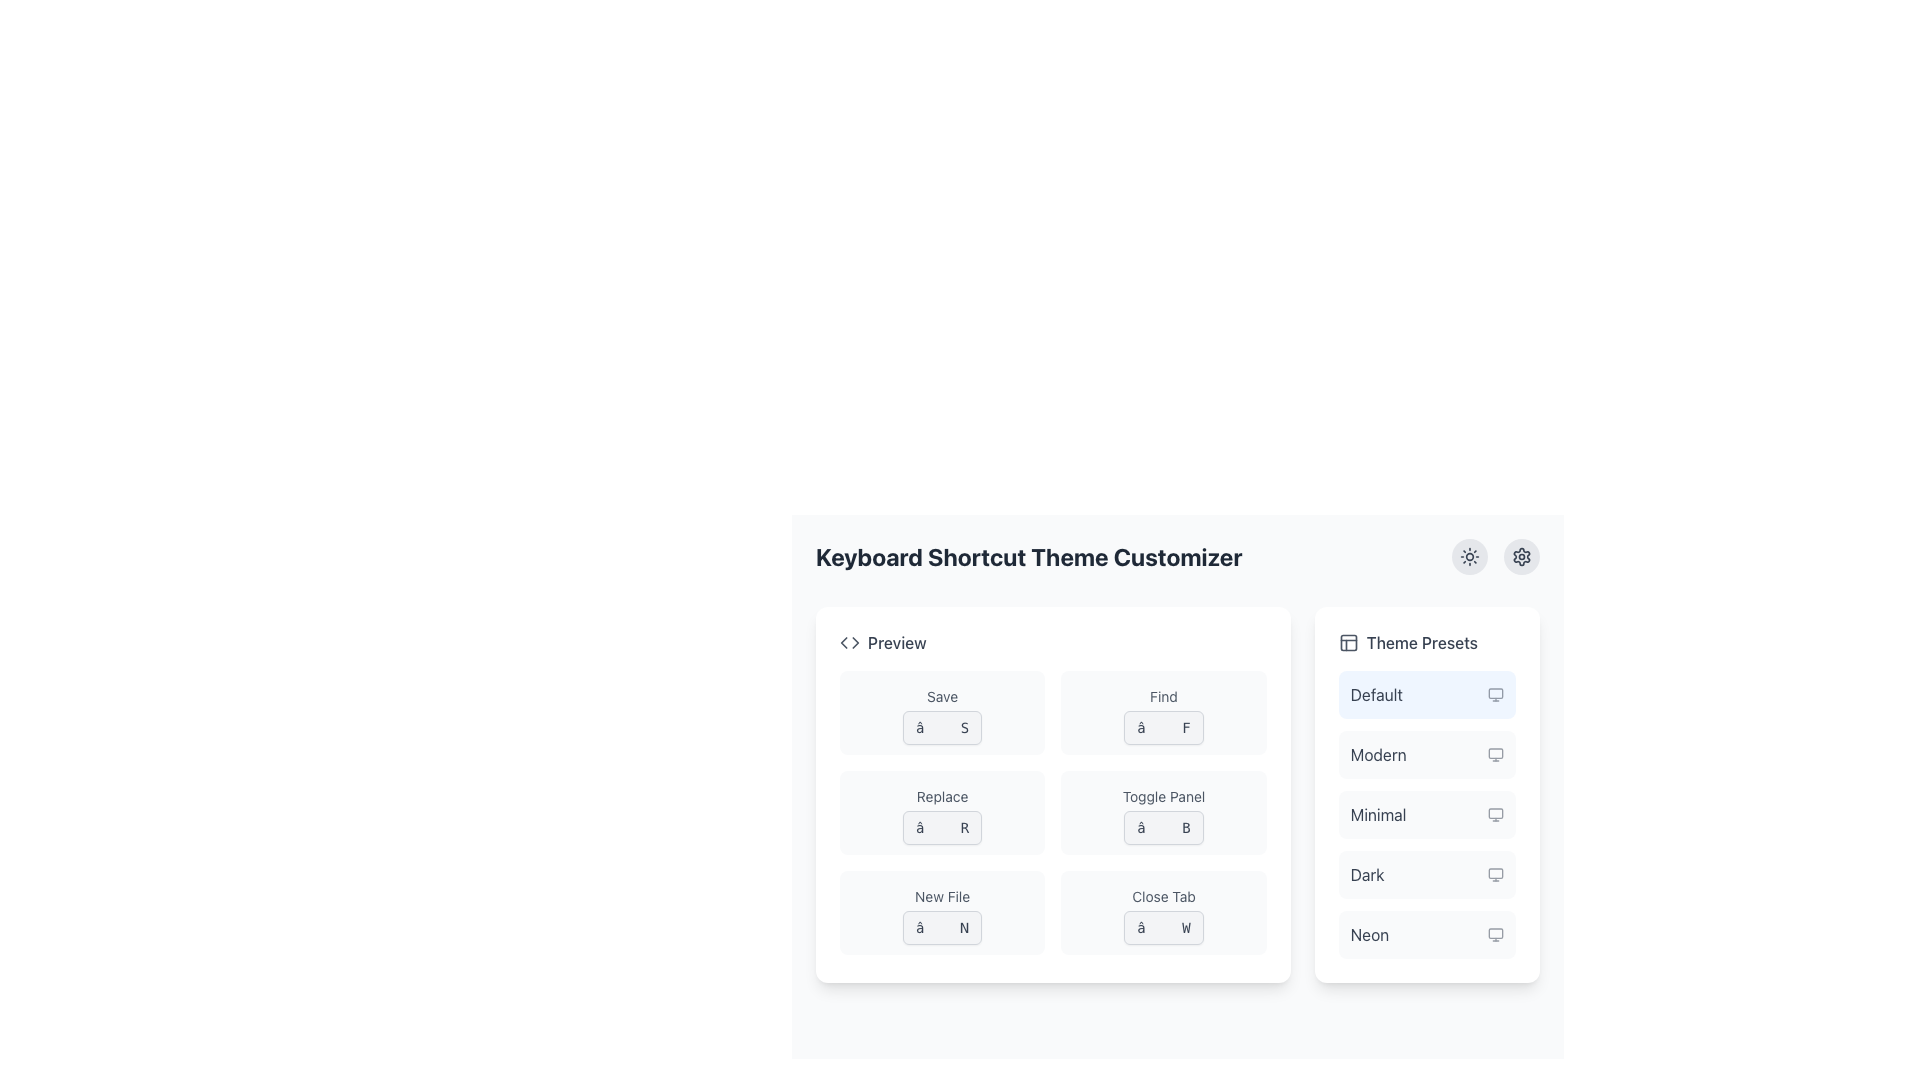 This screenshot has width=1920, height=1080. Describe the element at coordinates (1520, 556) in the screenshot. I see `the gear icon located in the top-right corner of the application interface` at that location.